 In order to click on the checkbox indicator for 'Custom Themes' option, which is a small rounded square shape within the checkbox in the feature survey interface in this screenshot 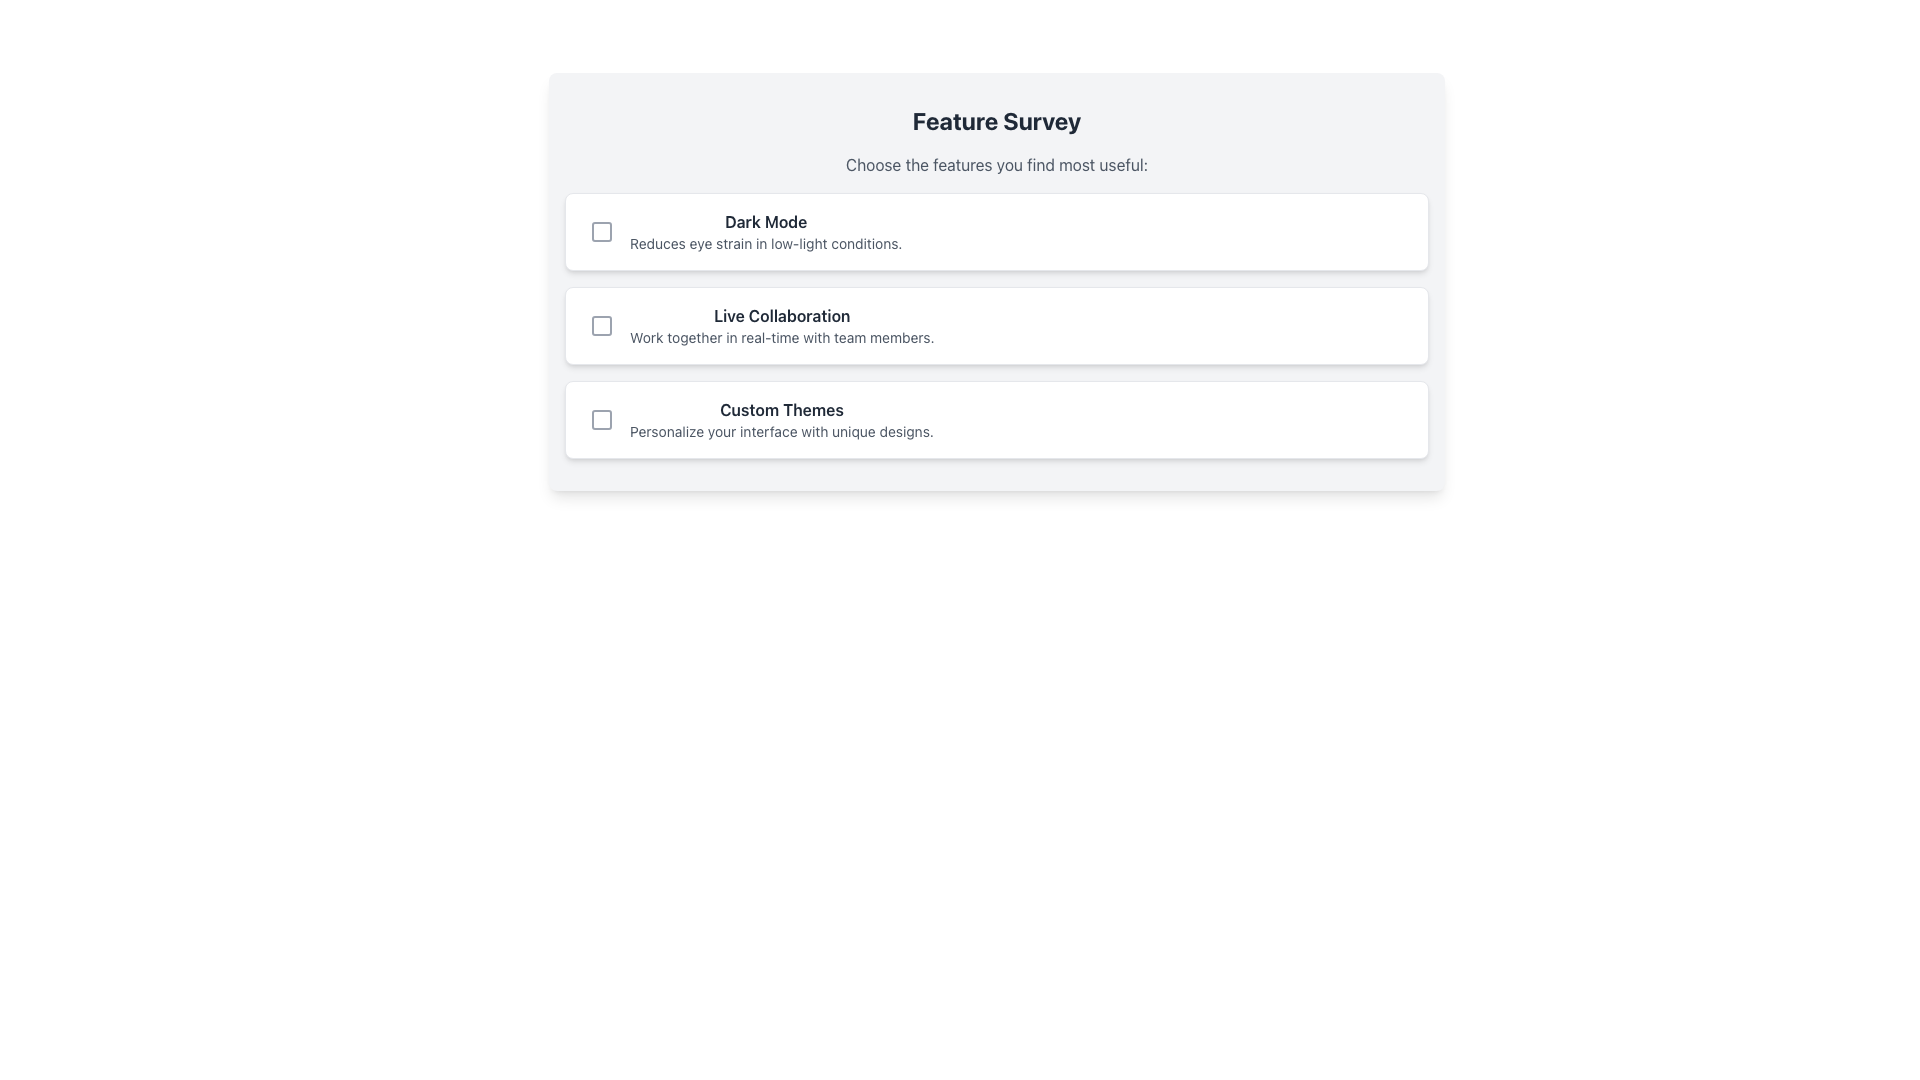, I will do `click(600, 419)`.